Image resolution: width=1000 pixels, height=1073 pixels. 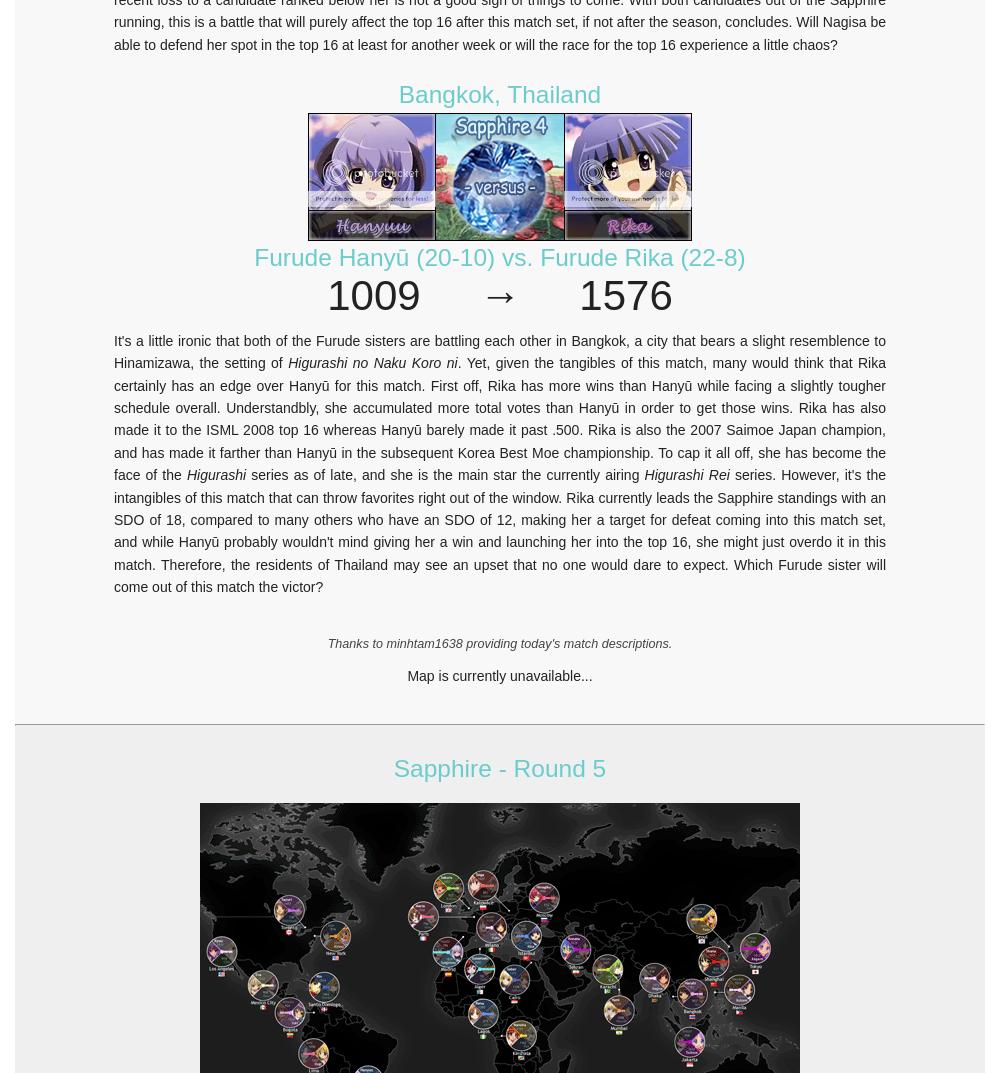 What do you see at coordinates (215, 475) in the screenshot?
I see `'Higurashi'` at bounding box center [215, 475].